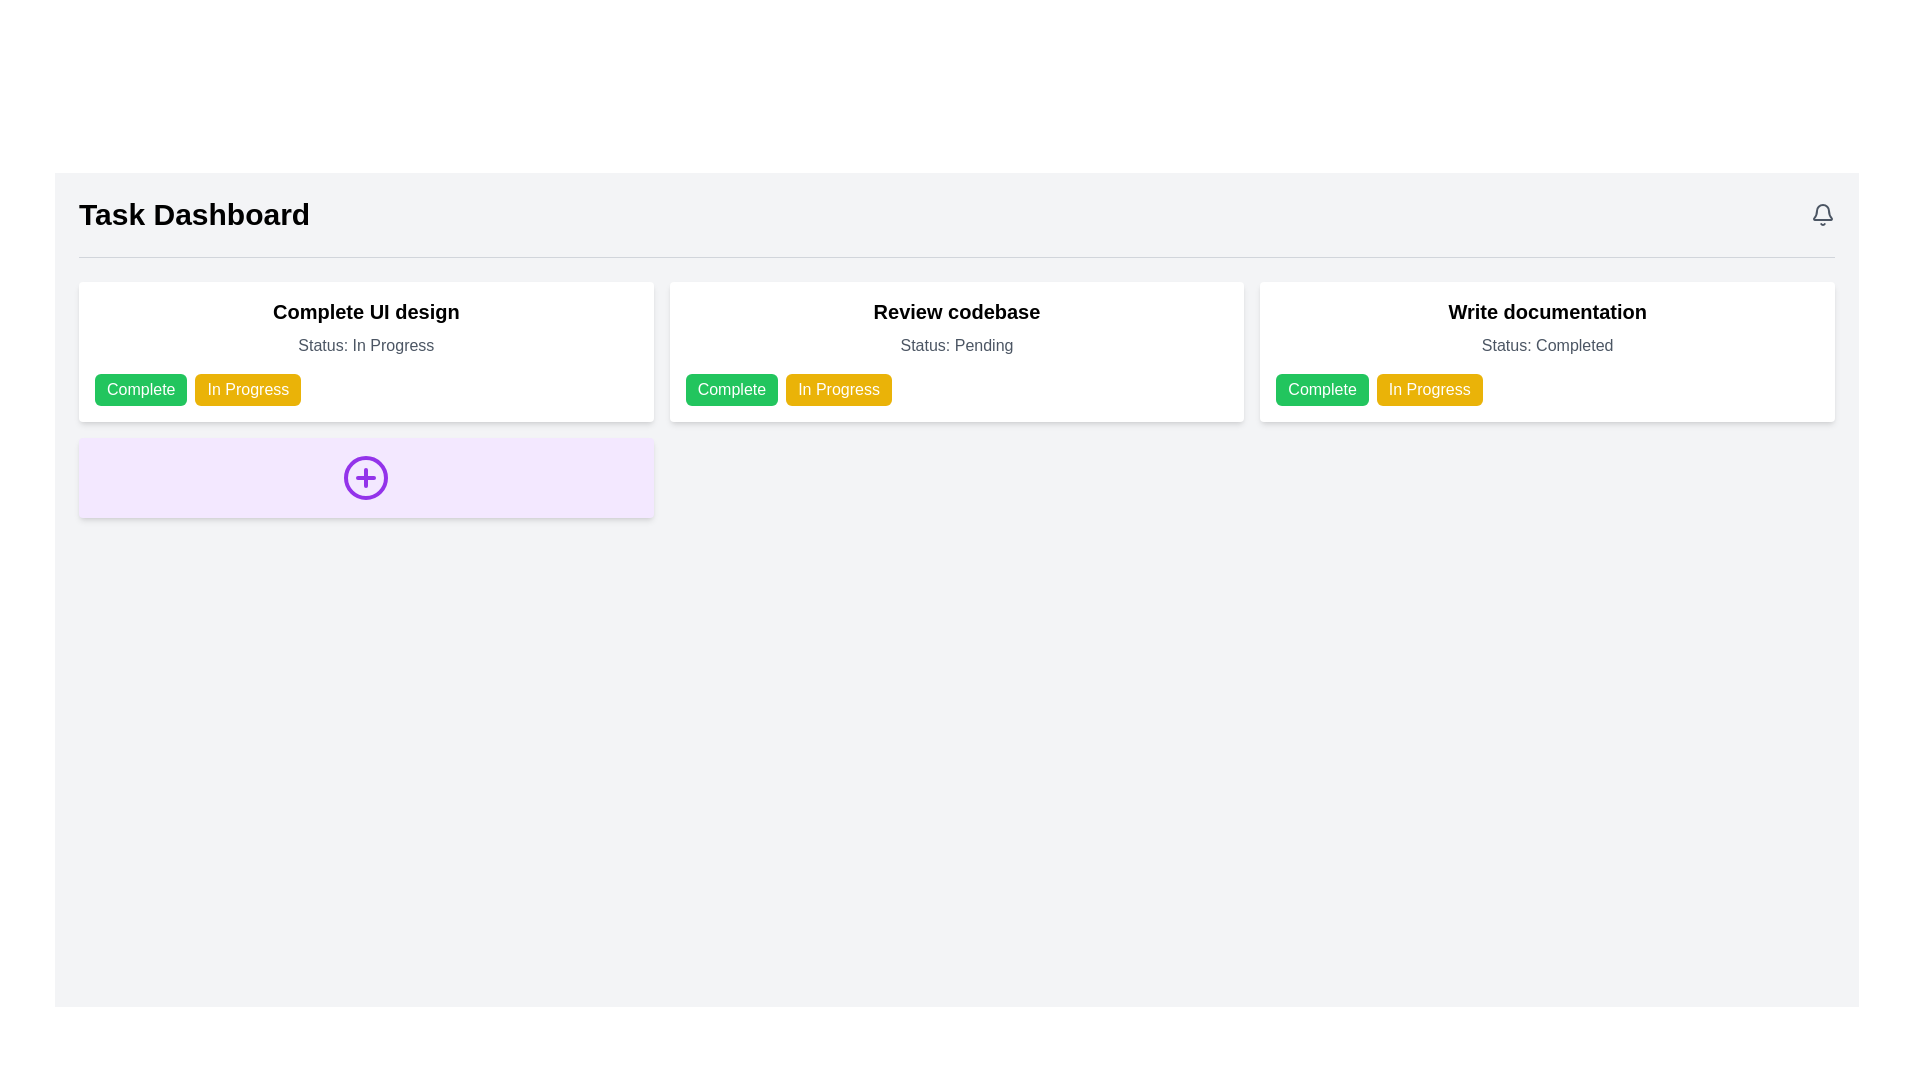 Image resolution: width=1920 pixels, height=1080 pixels. Describe the element at coordinates (955, 345) in the screenshot. I see `the text label displaying 'Status: Pending' which is centrally aligned within a white rectangular card, positioned below the heading 'Review codebase'` at that location.